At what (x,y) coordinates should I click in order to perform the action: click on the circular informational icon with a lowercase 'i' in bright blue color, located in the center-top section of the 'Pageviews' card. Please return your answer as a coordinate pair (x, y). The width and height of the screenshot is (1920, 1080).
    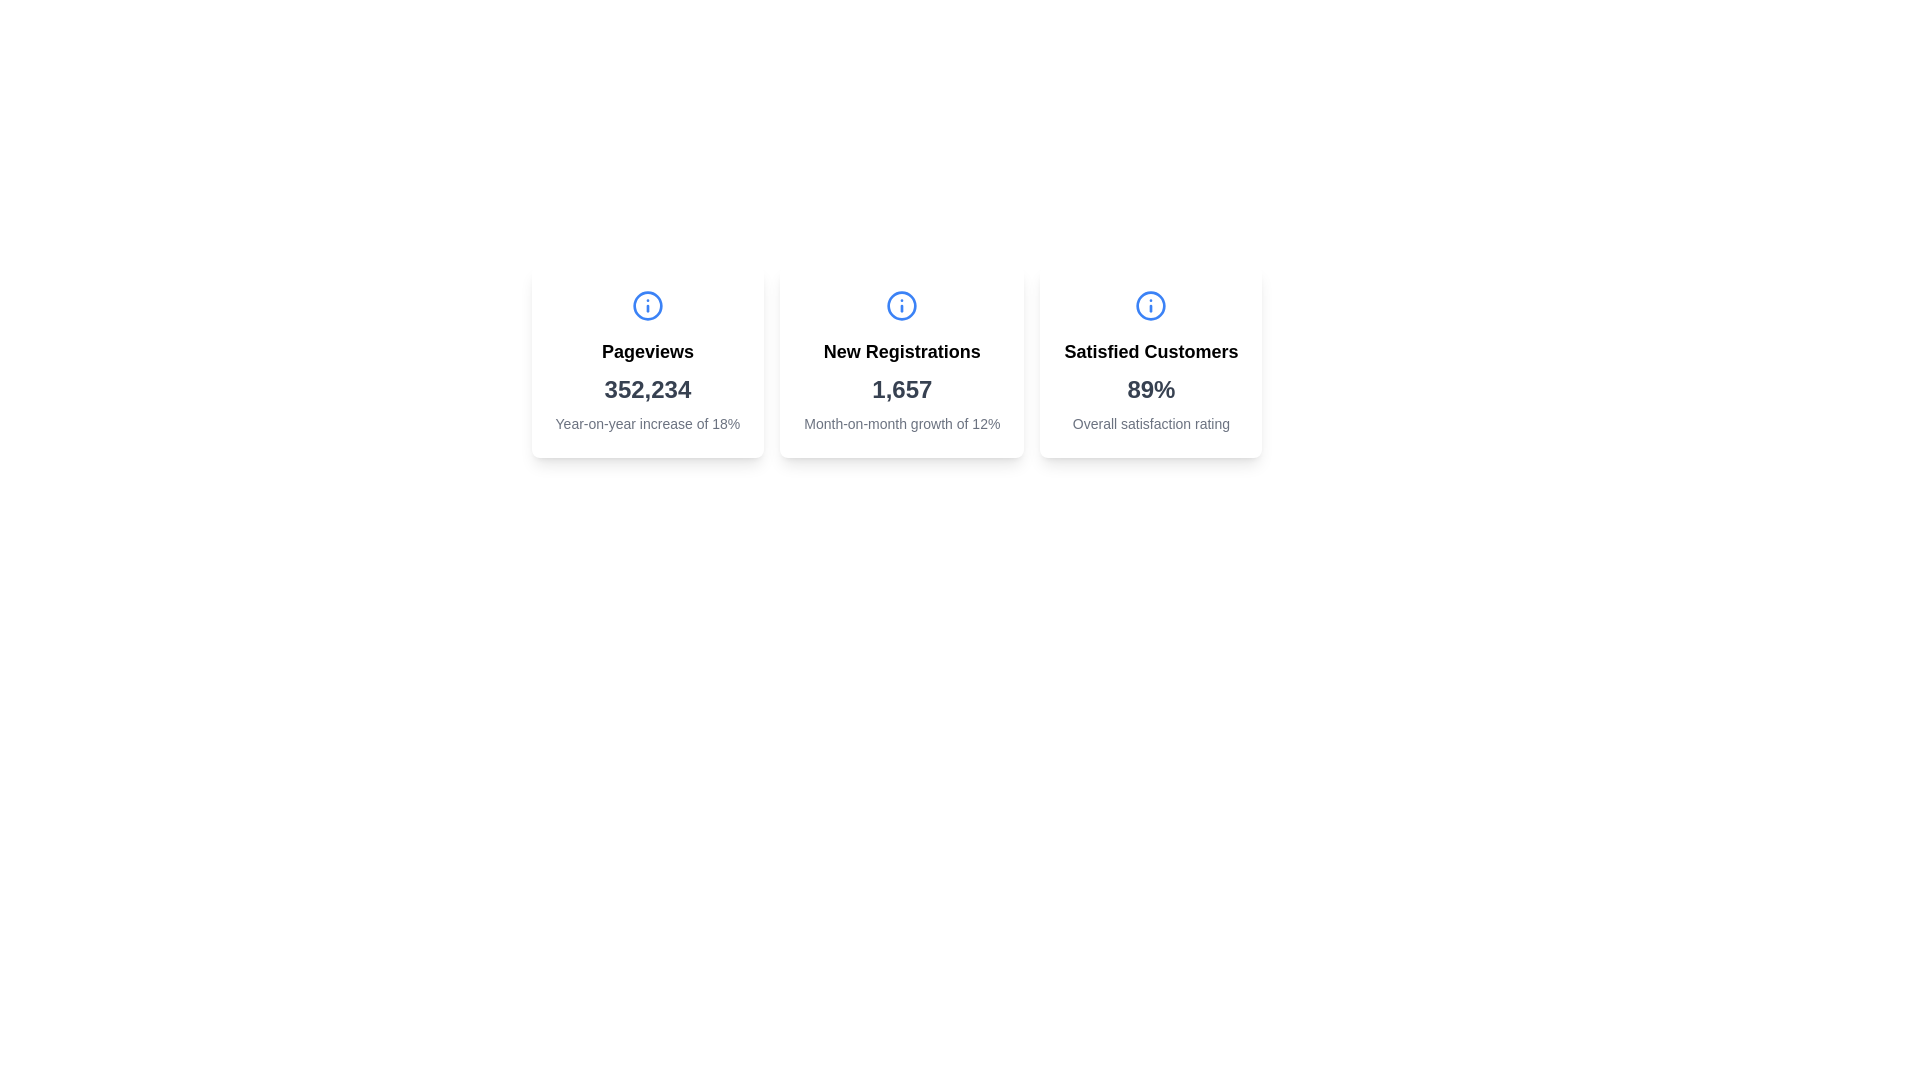
    Looking at the image, I should click on (648, 305).